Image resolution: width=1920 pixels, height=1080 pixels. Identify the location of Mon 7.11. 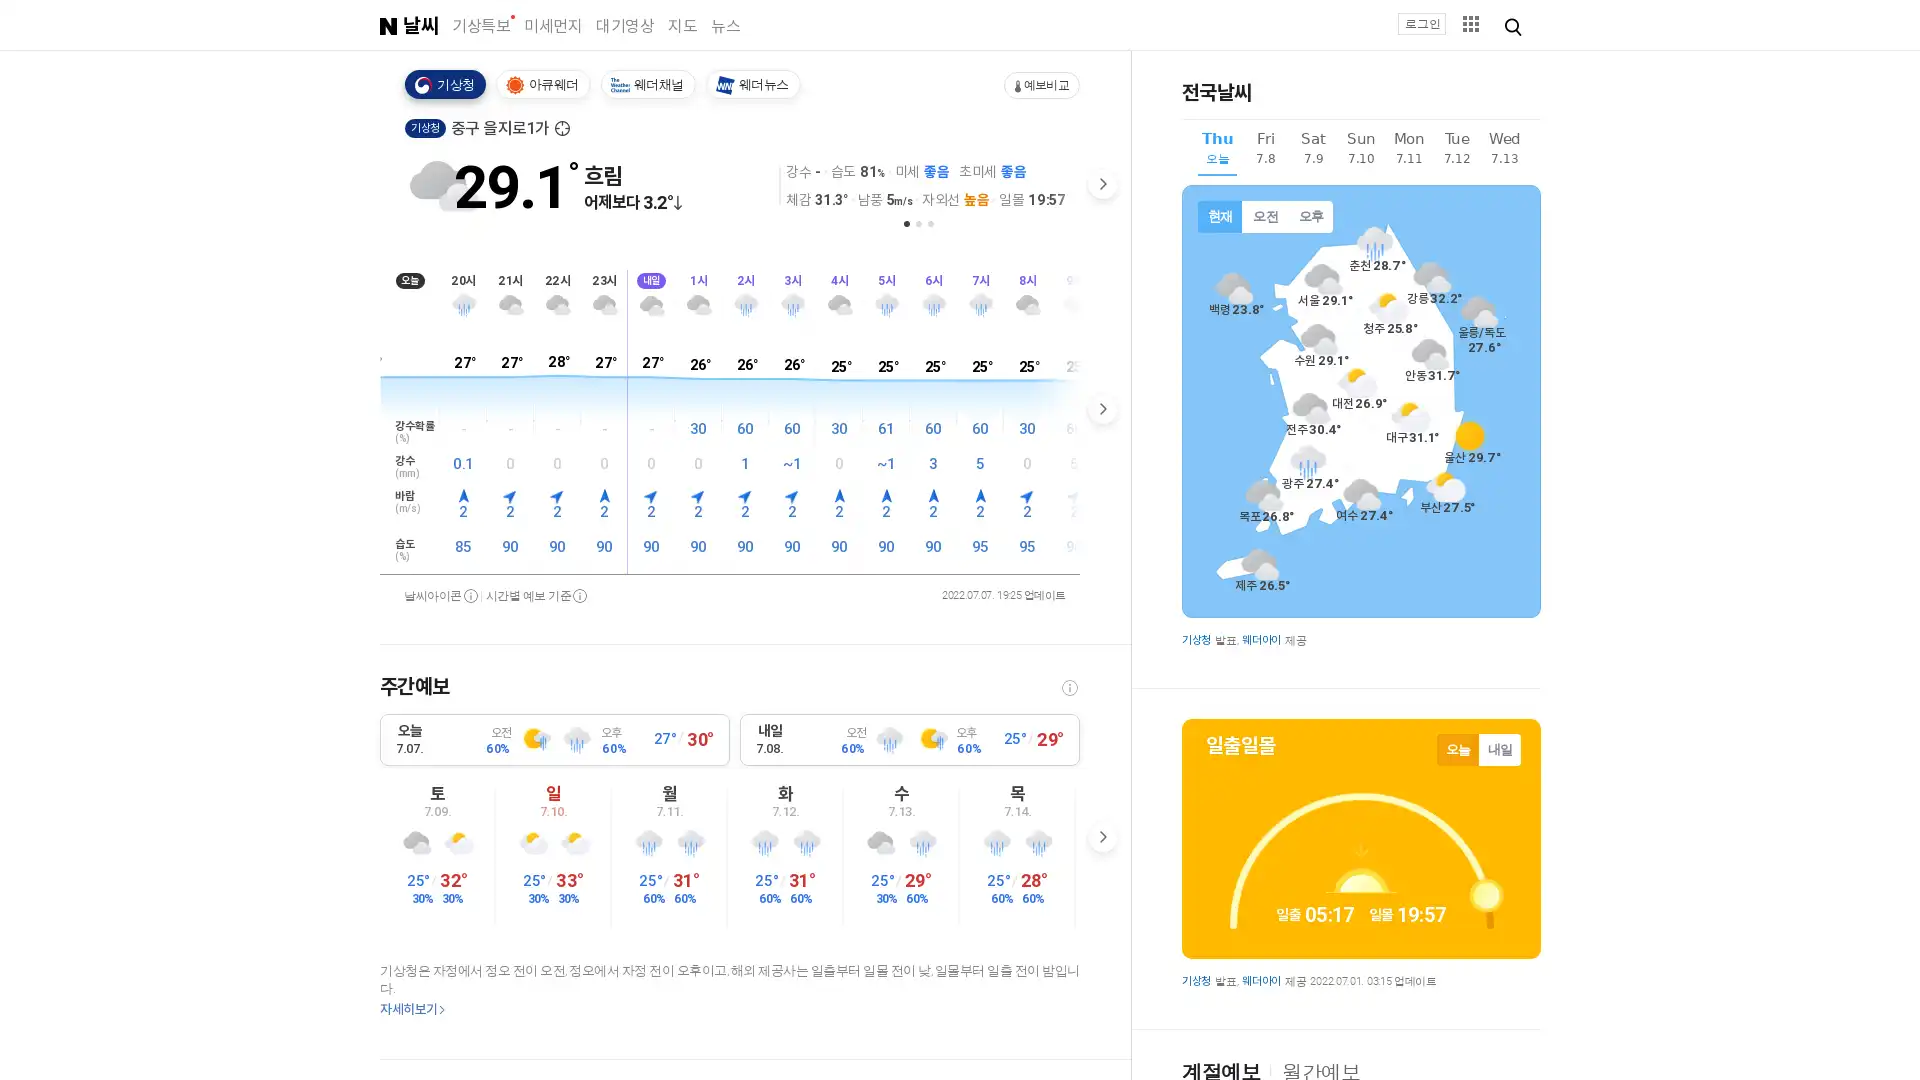
(1408, 150).